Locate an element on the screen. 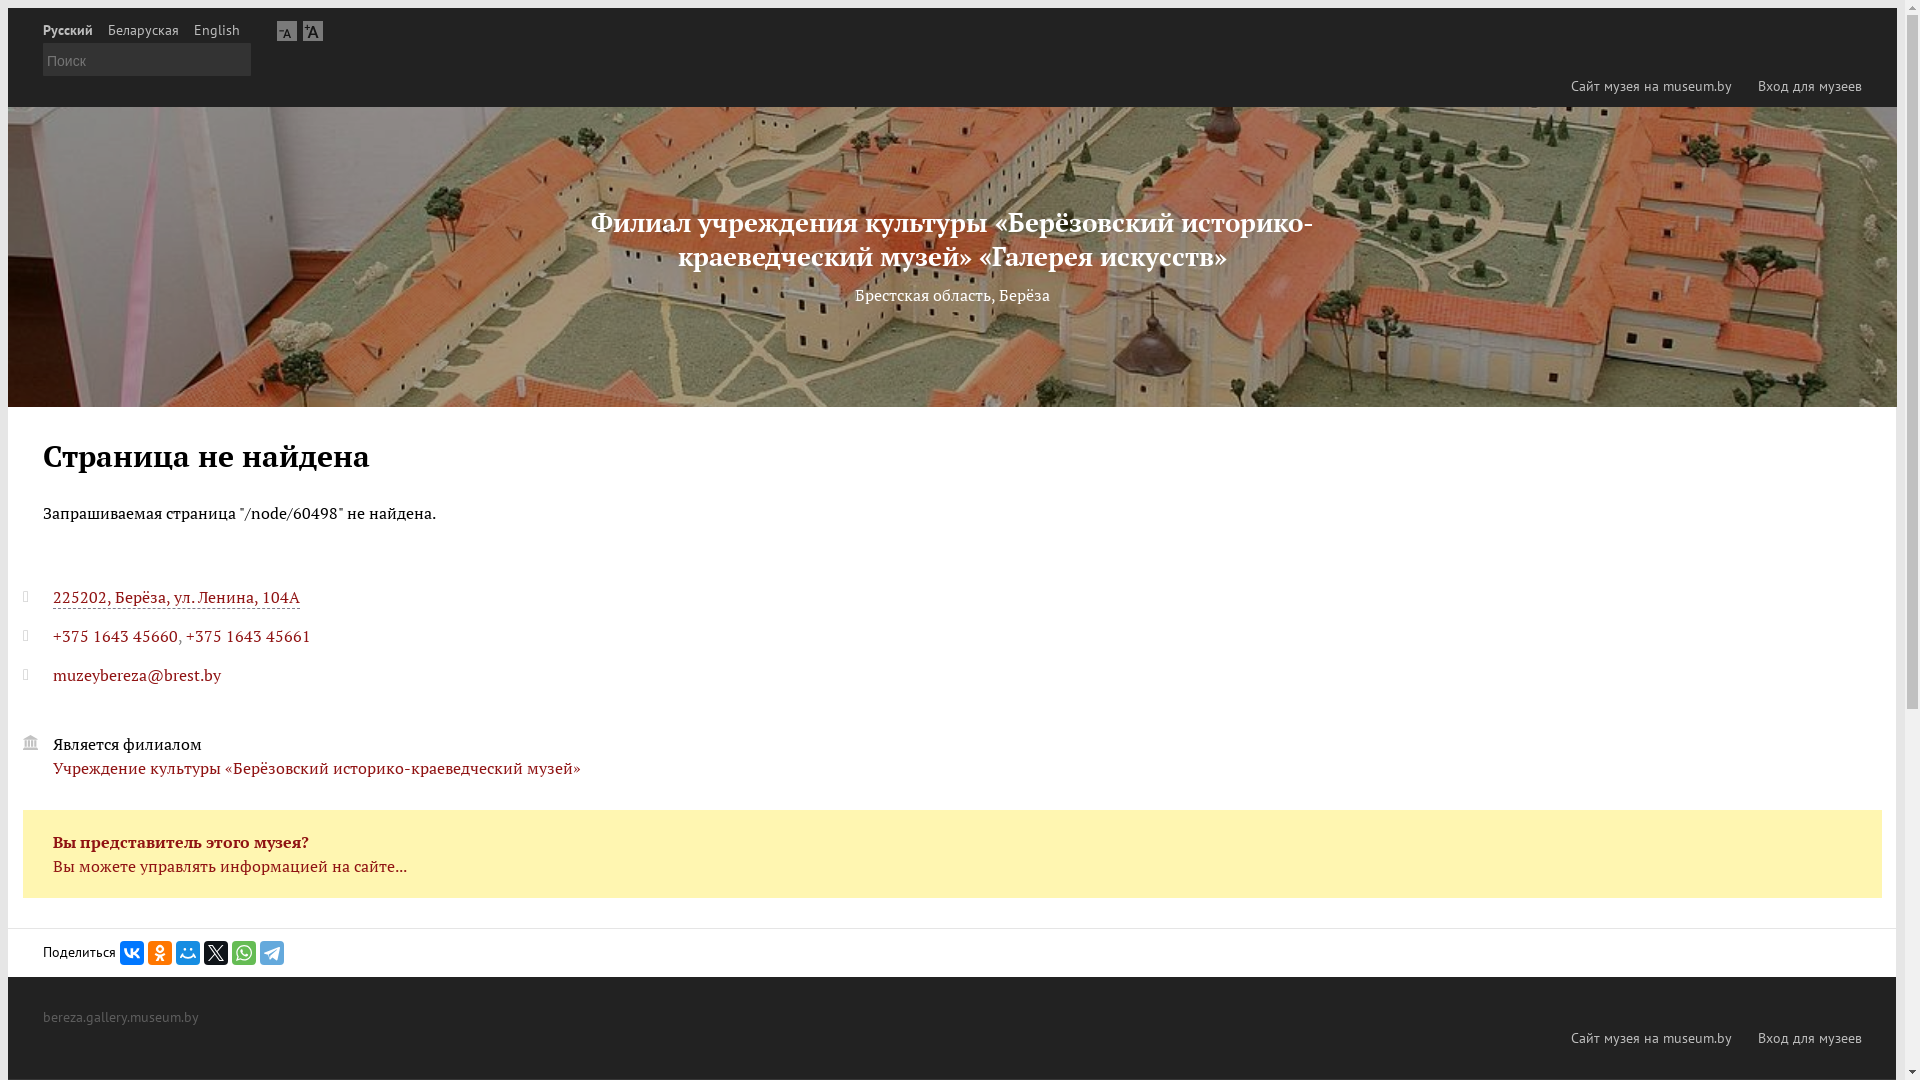  'WhatsApp' is located at coordinates (243, 951).